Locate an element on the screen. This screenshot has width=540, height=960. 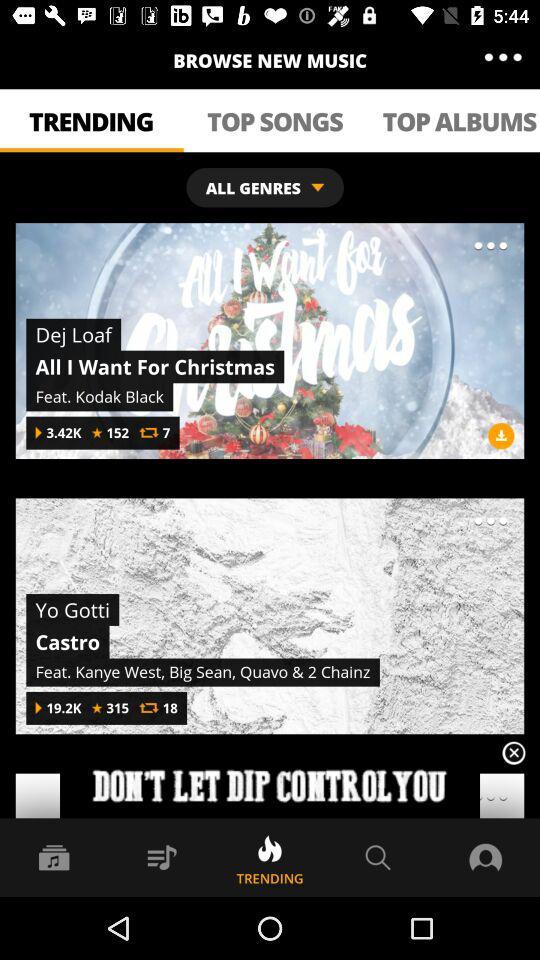
the more icon is located at coordinates (502, 56).